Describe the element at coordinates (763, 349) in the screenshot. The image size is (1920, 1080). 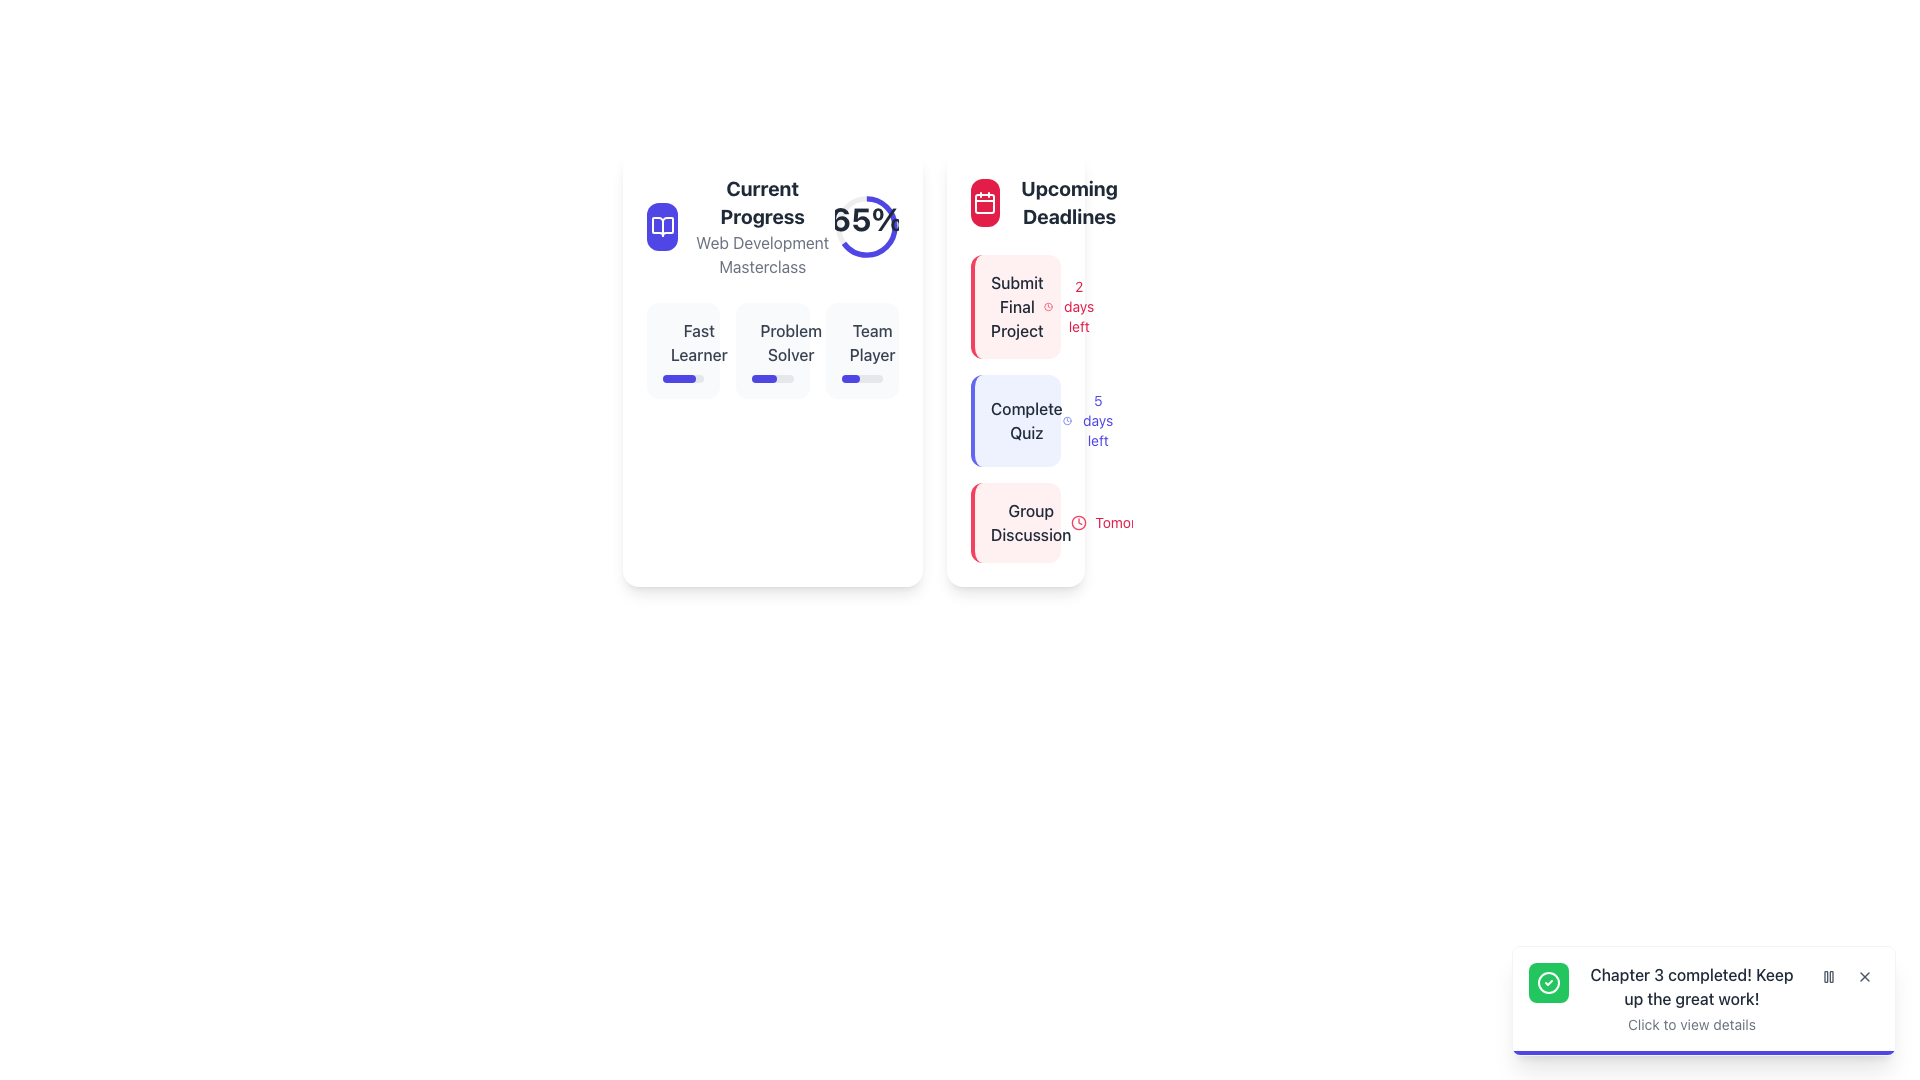
I see `the Decorative SVG graphic that is part of the award or badge design, located within the 'Current Progress' section of the application's card layout` at that location.